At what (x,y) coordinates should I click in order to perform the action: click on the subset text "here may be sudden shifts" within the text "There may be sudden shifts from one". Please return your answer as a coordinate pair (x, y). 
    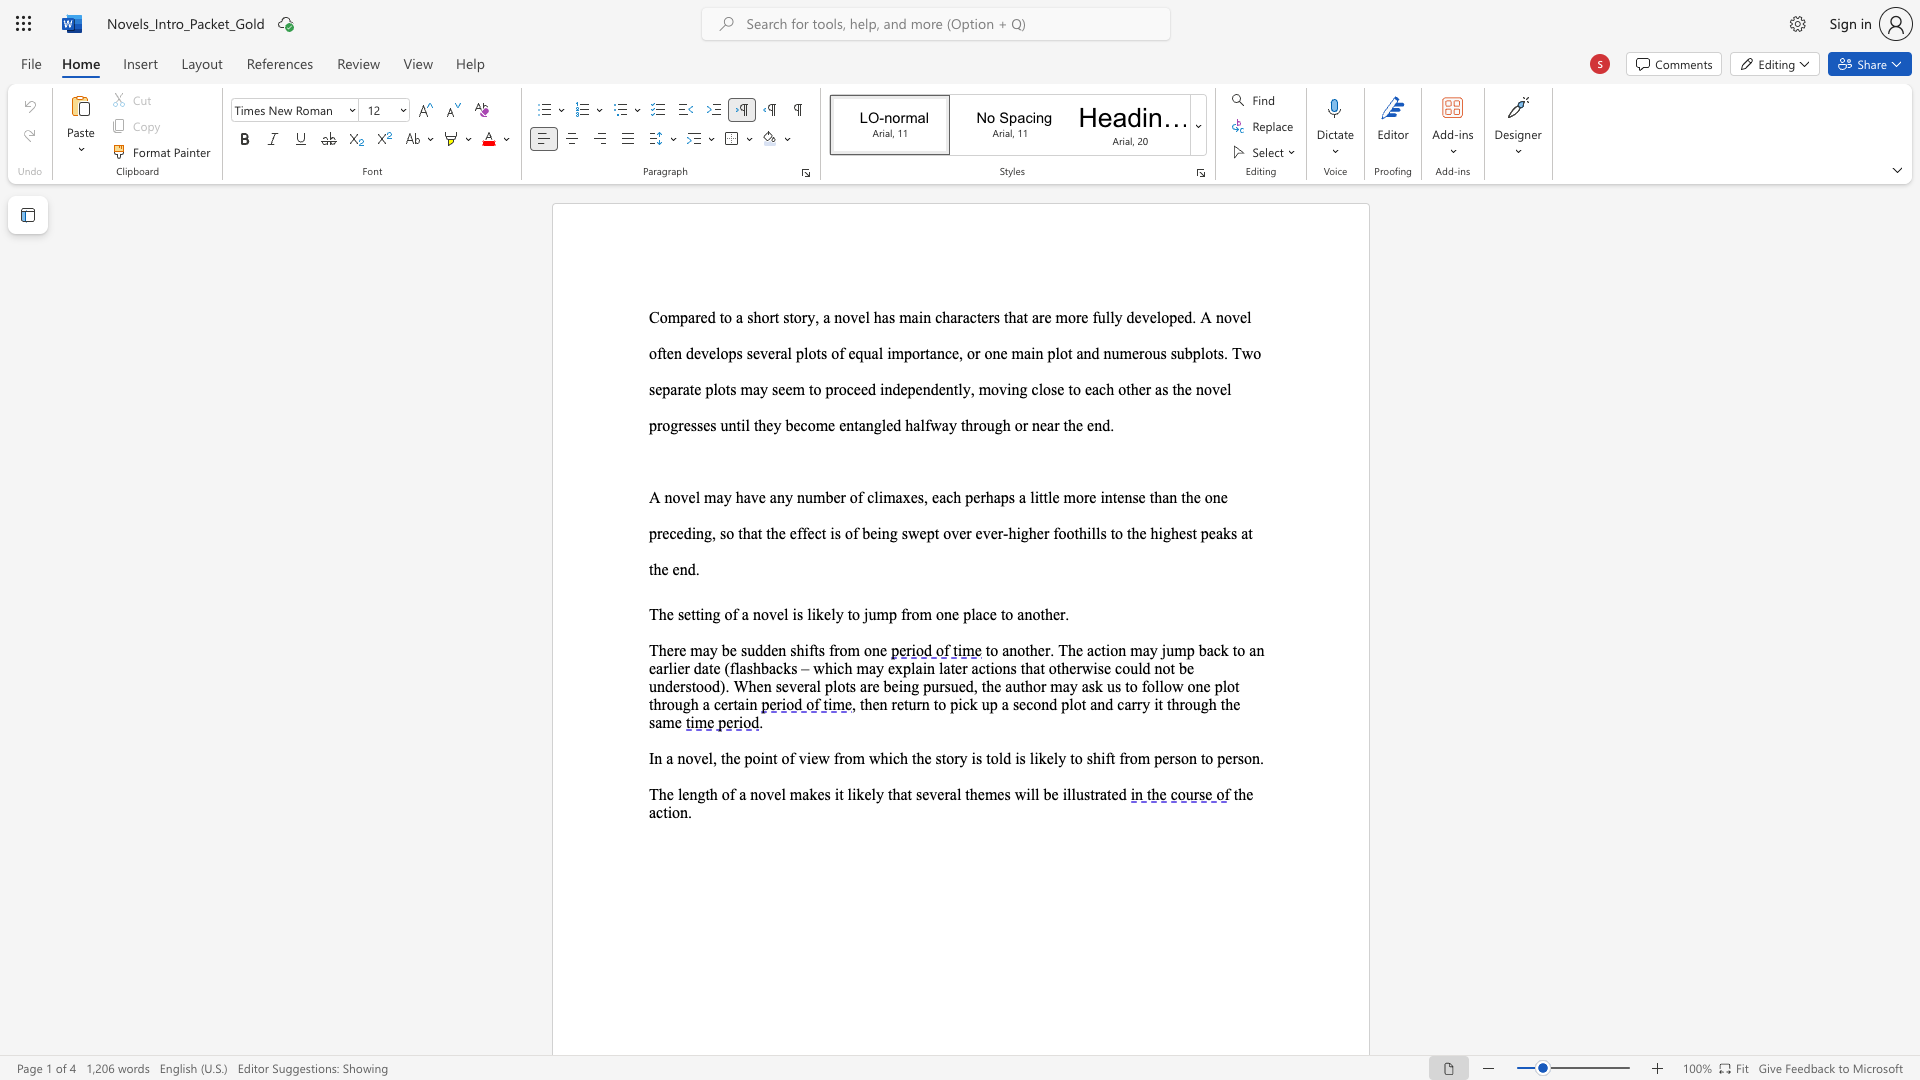
    Looking at the image, I should click on (658, 650).